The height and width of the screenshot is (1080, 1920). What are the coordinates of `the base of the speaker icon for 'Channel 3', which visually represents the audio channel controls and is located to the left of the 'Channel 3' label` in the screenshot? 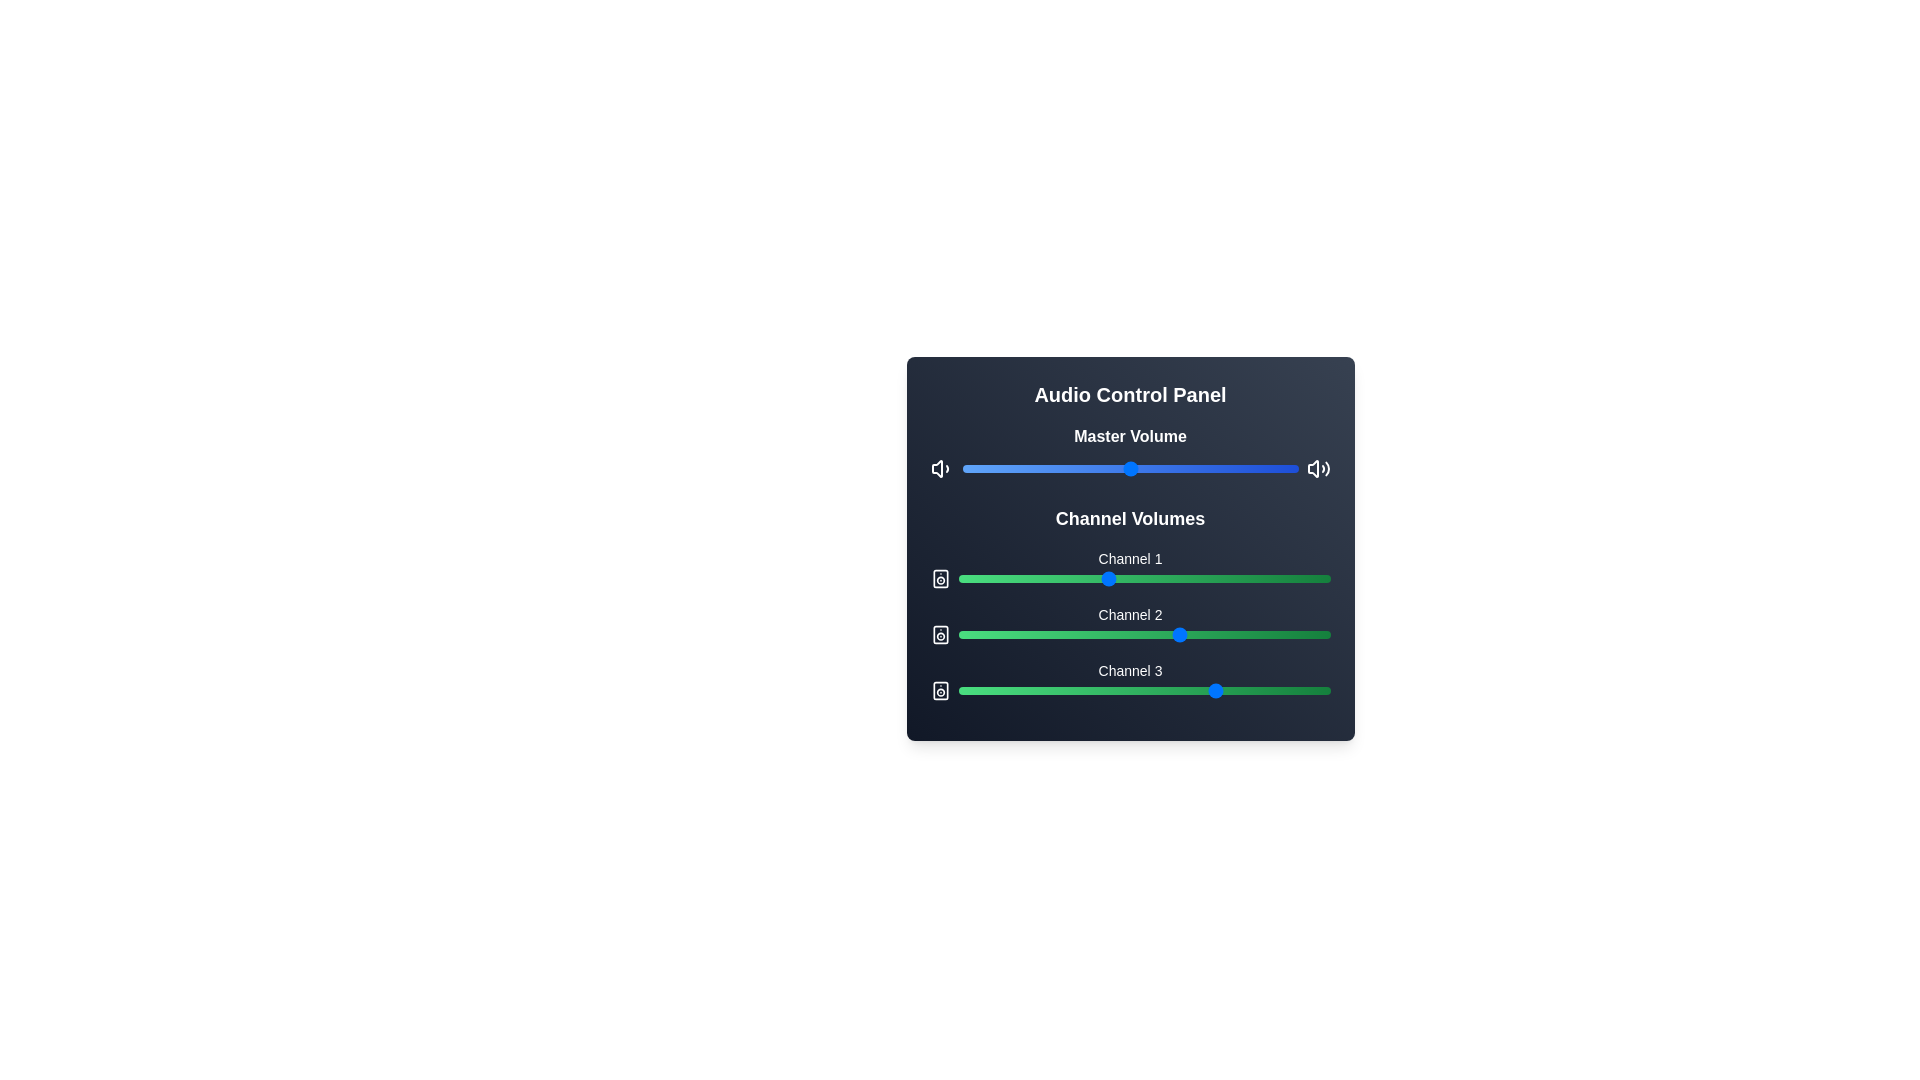 It's located at (939, 689).